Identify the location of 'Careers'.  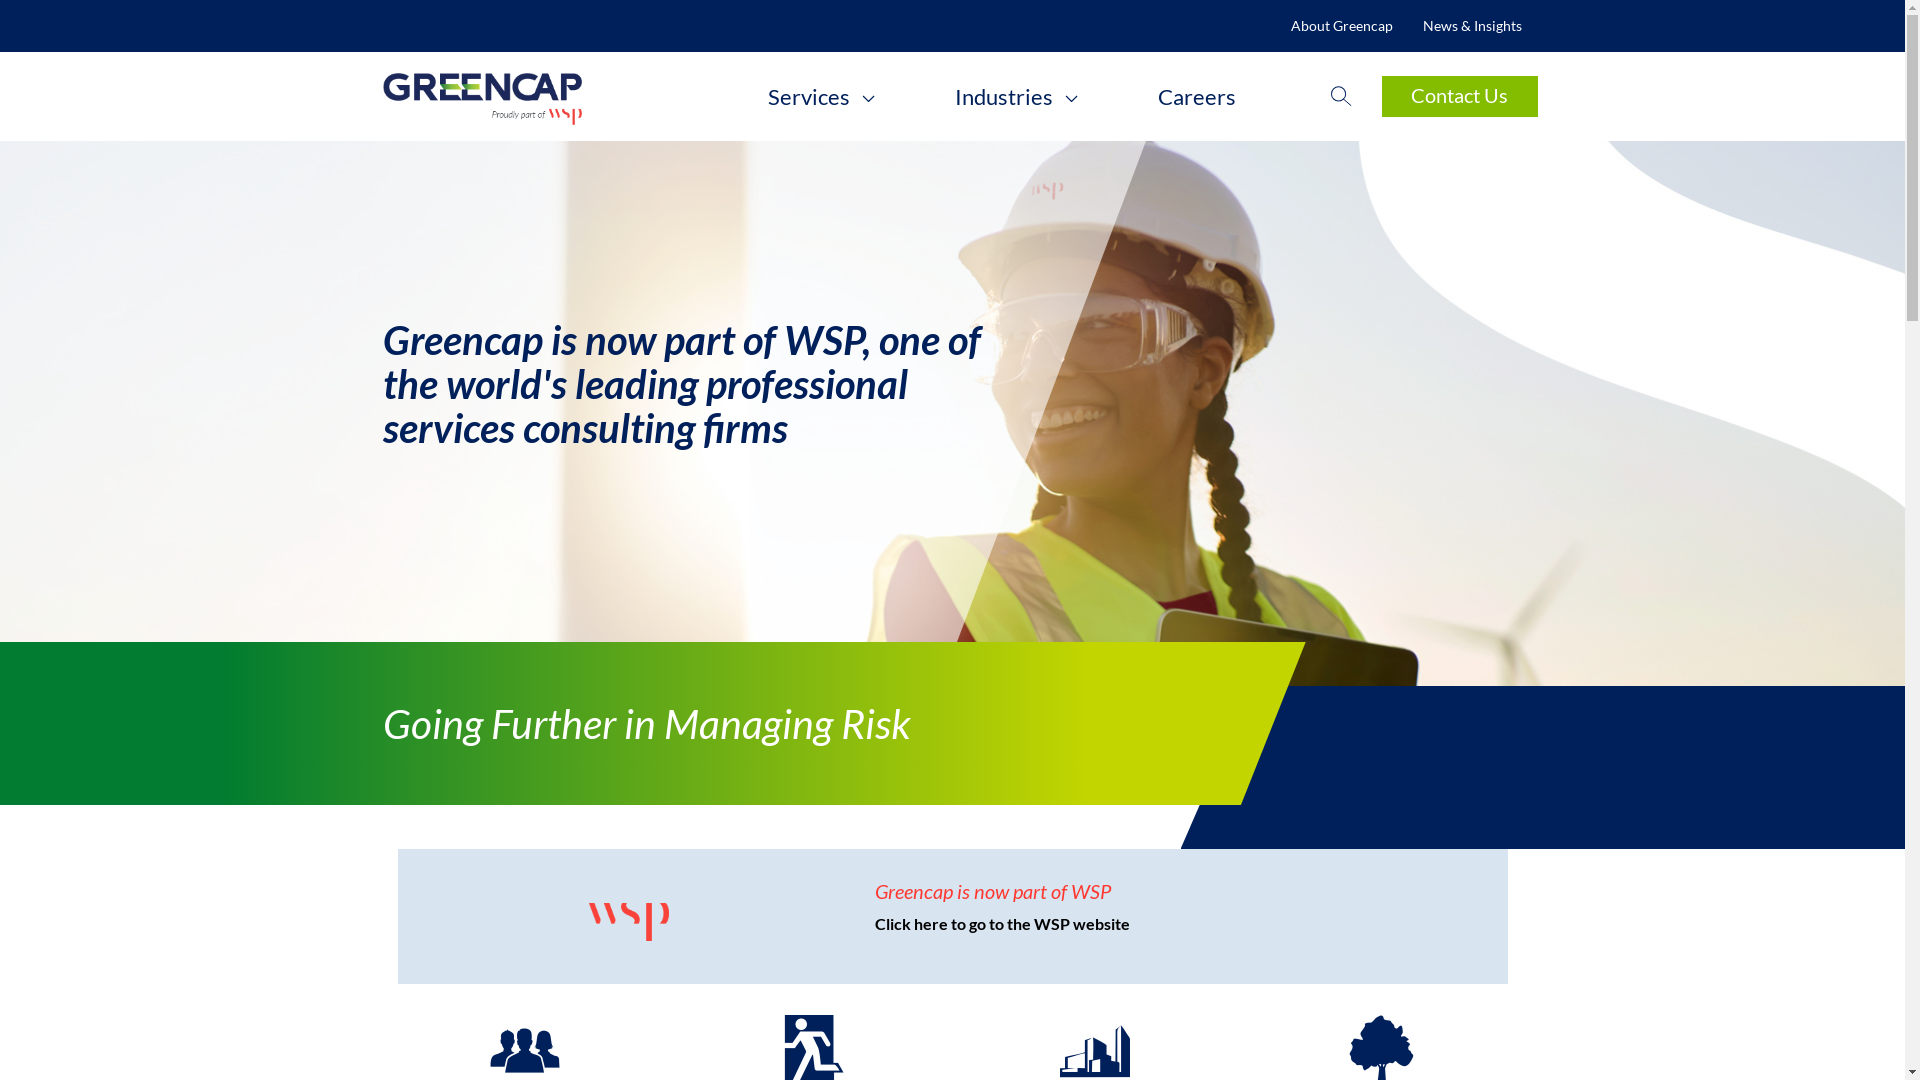
(1196, 96).